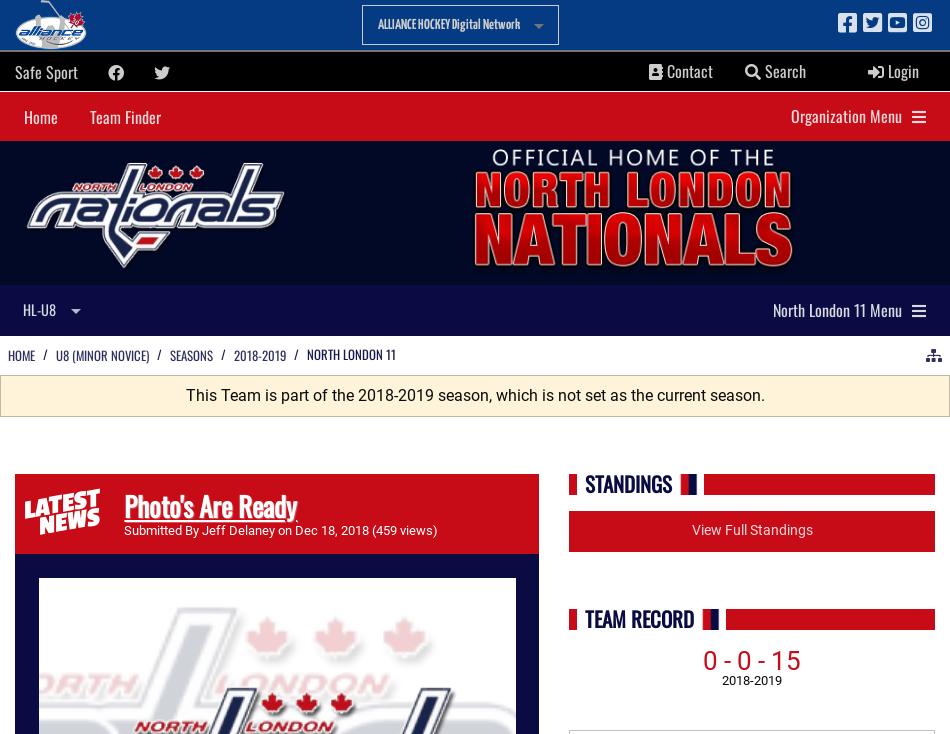 This screenshot has height=734, width=950. What do you see at coordinates (900, 70) in the screenshot?
I see `'Login'` at bounding box center [900, 70].